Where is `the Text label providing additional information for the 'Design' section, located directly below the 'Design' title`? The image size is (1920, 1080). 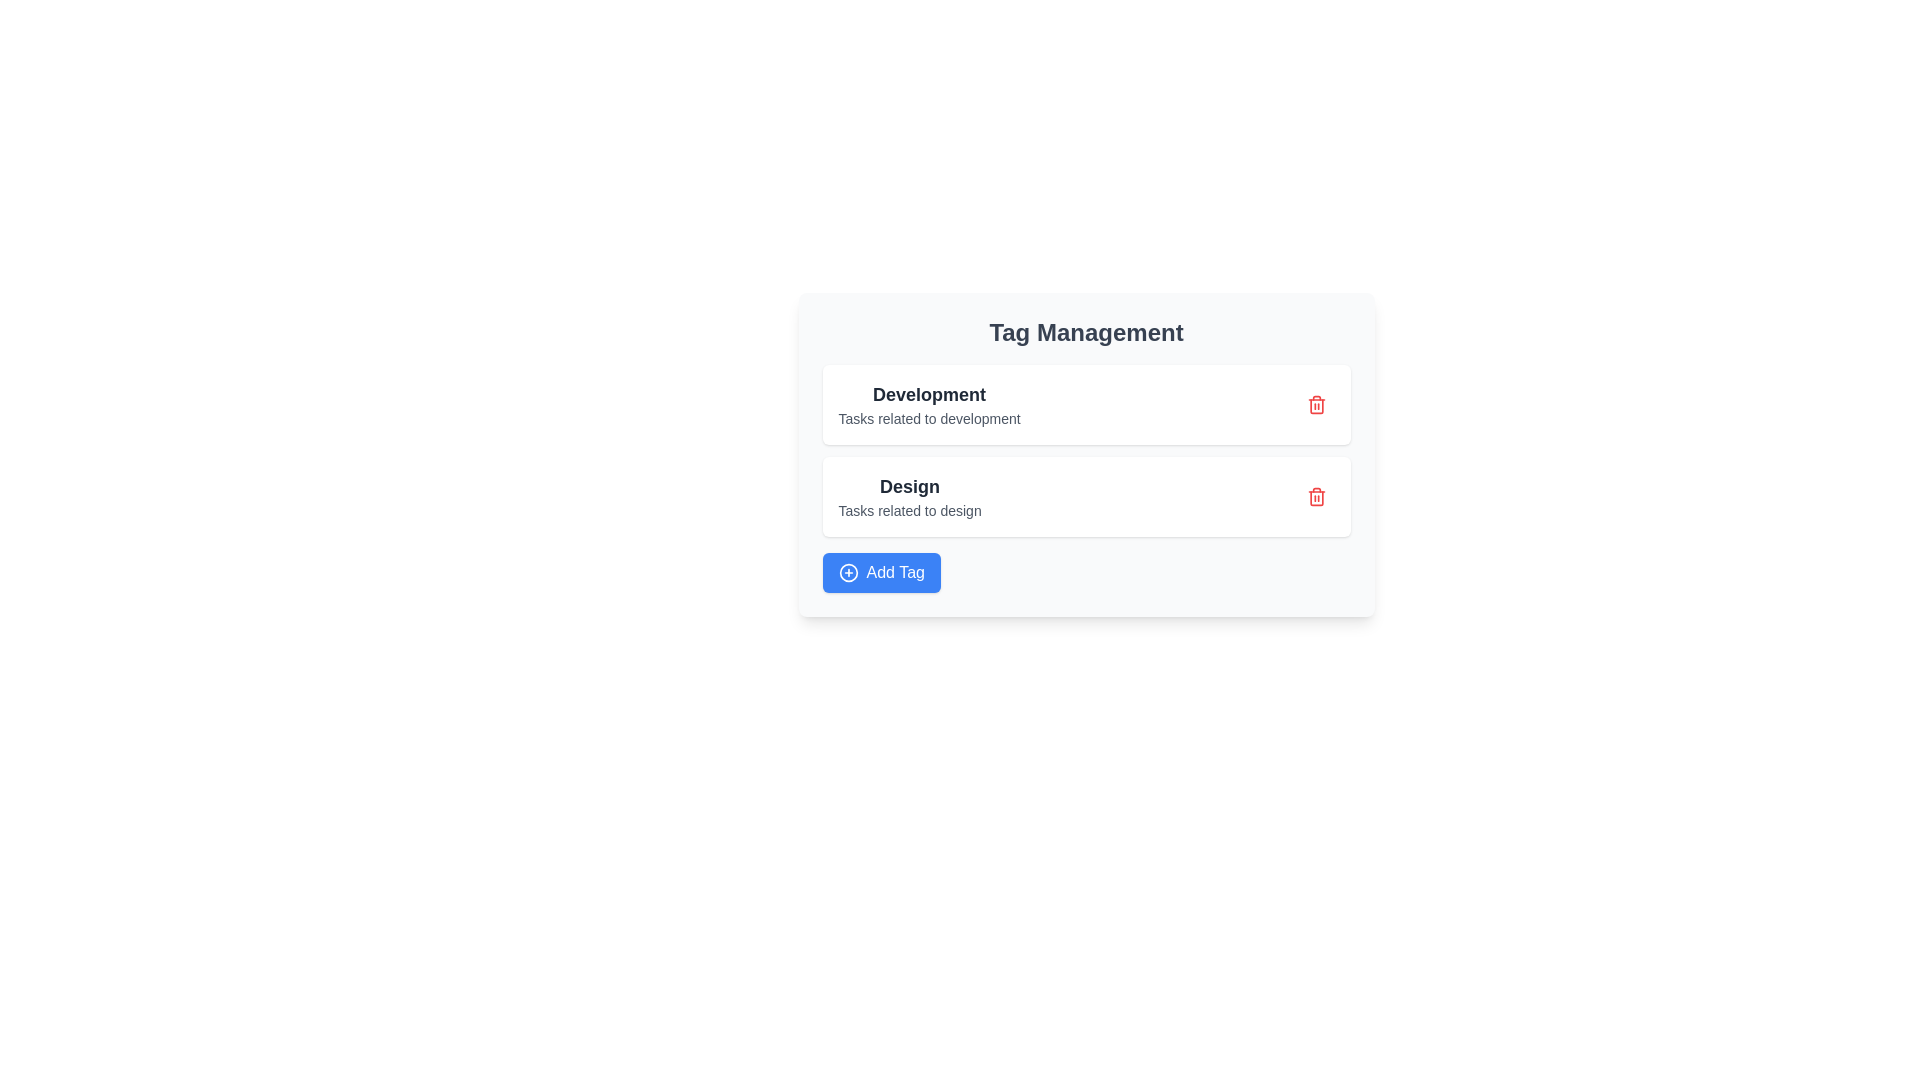
the Text label providing additional information for the 'Design' section, located directly below the 'Design' title is located at coordinates (909, 509).